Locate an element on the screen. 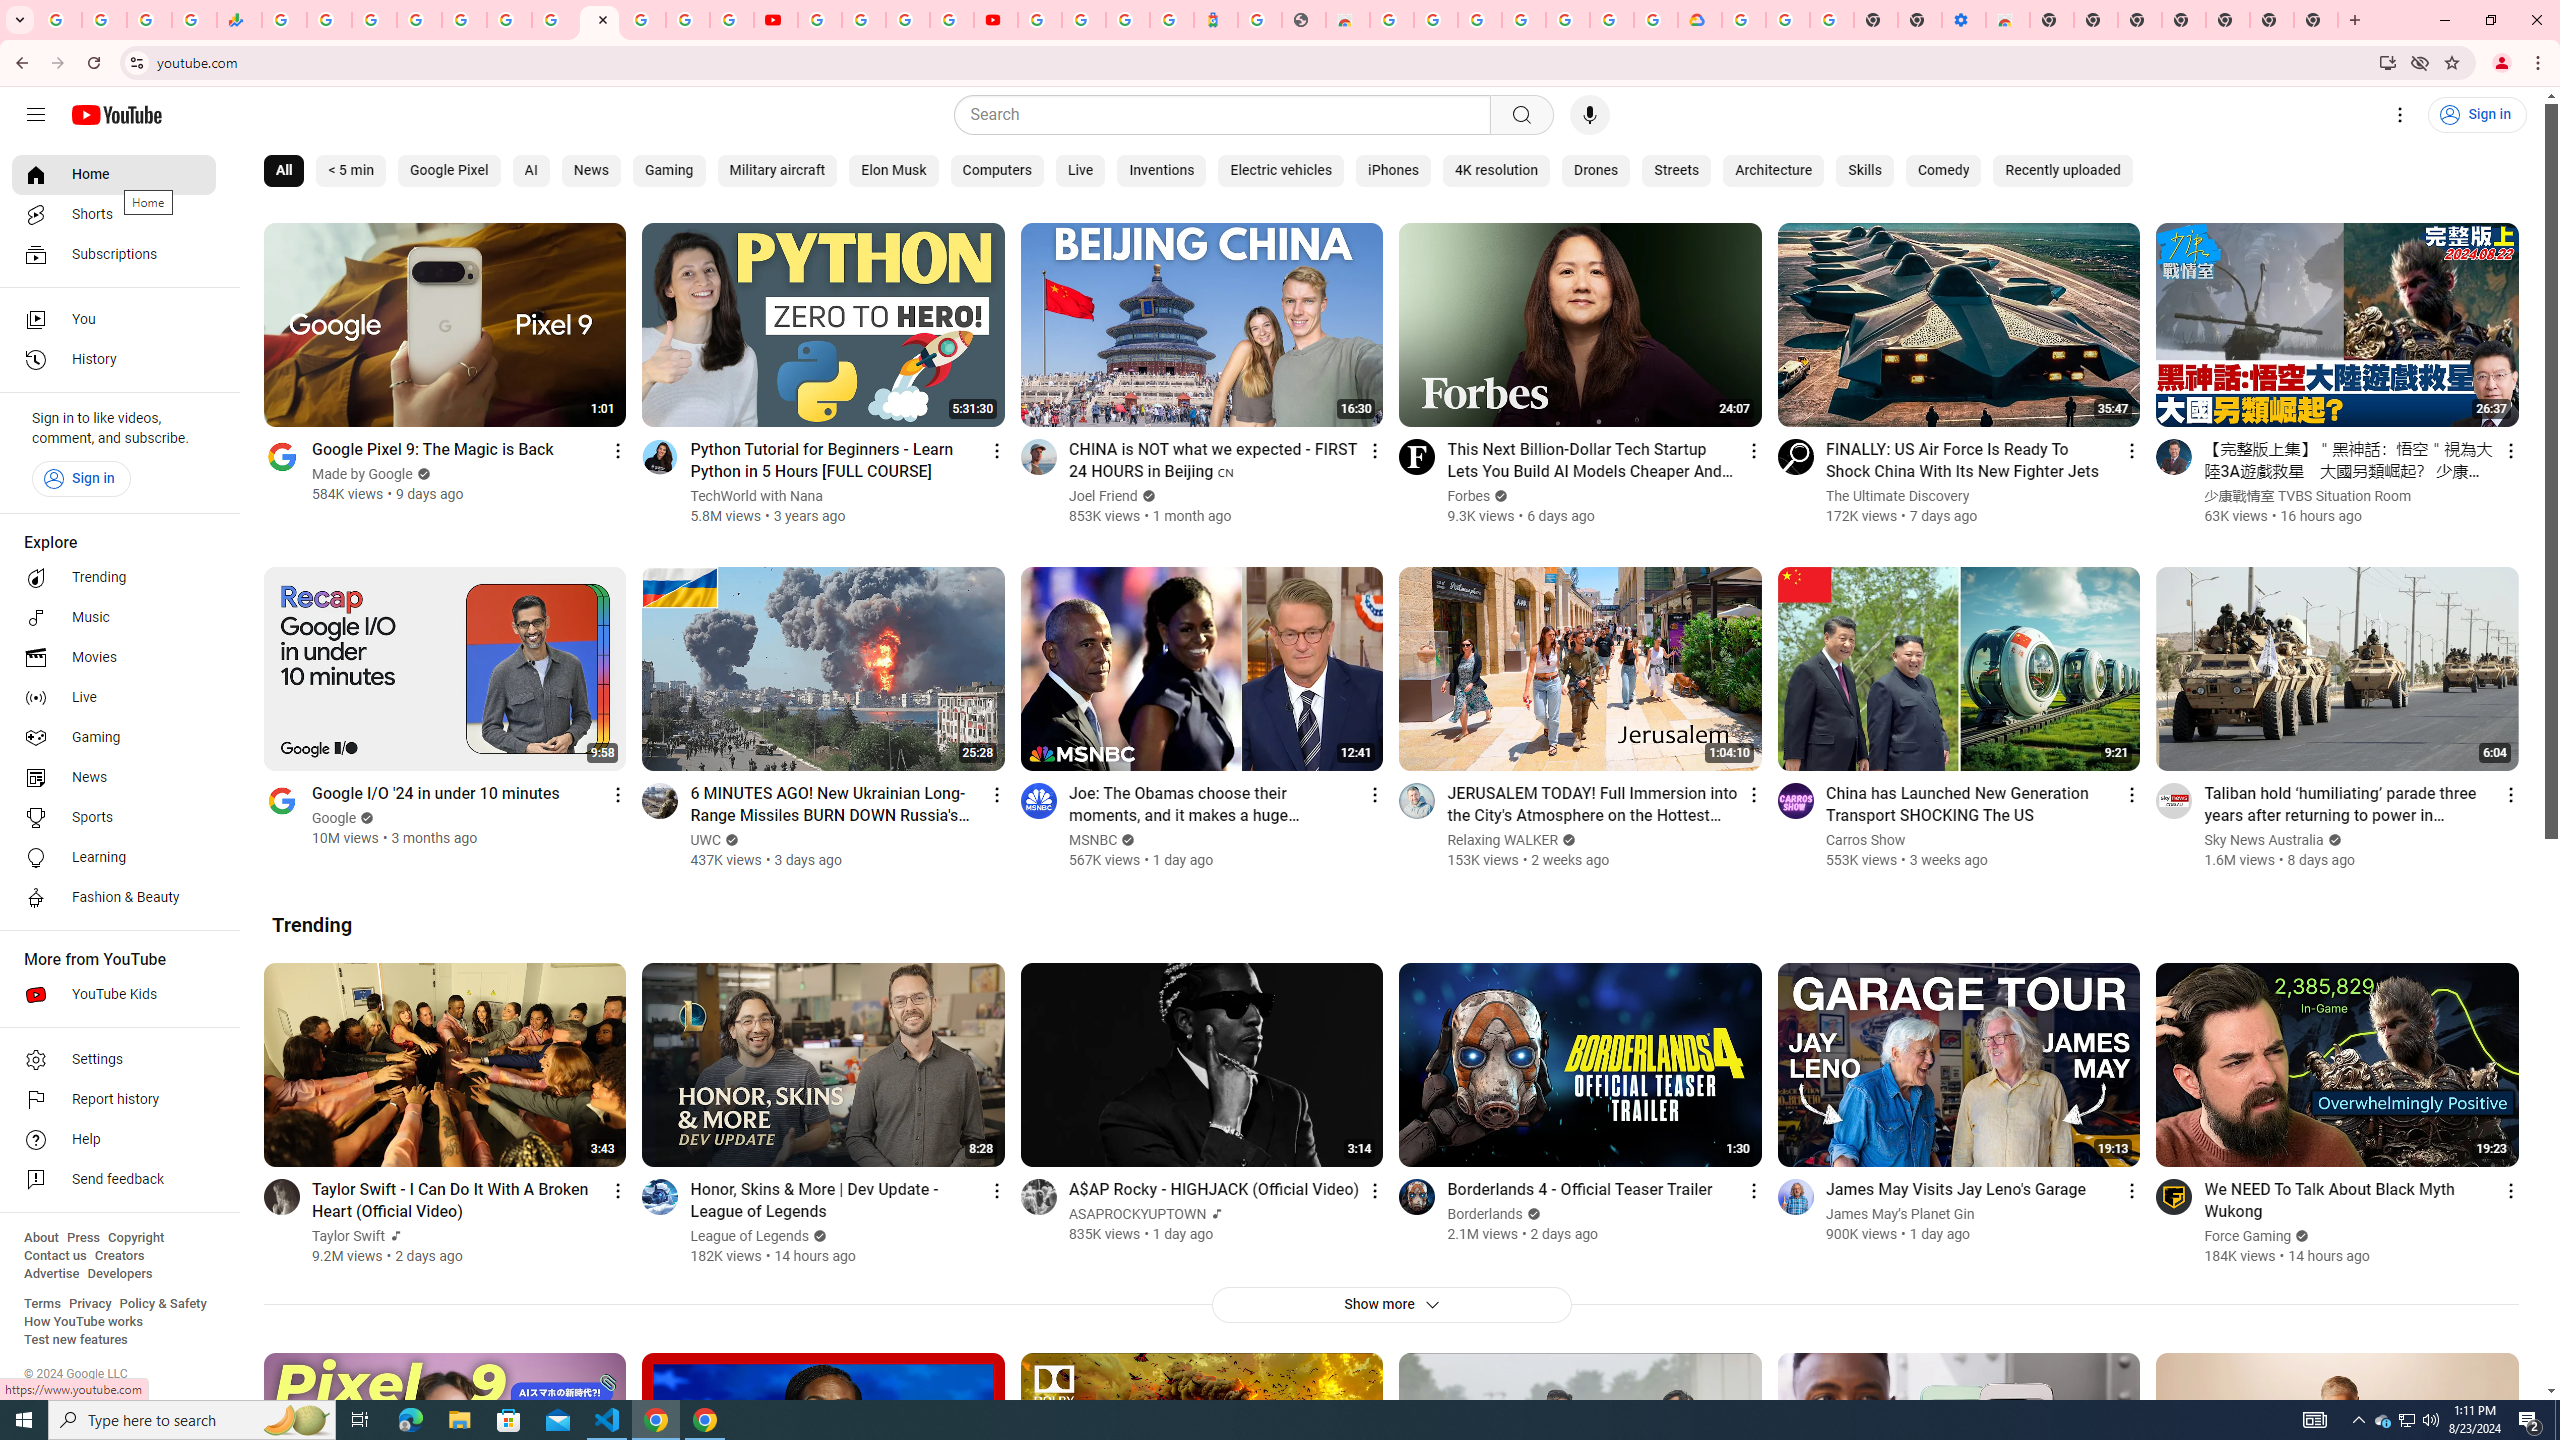  'Content Creator Programs & Opportunities - YouTube Creators' is located at coordinates (994, 19).